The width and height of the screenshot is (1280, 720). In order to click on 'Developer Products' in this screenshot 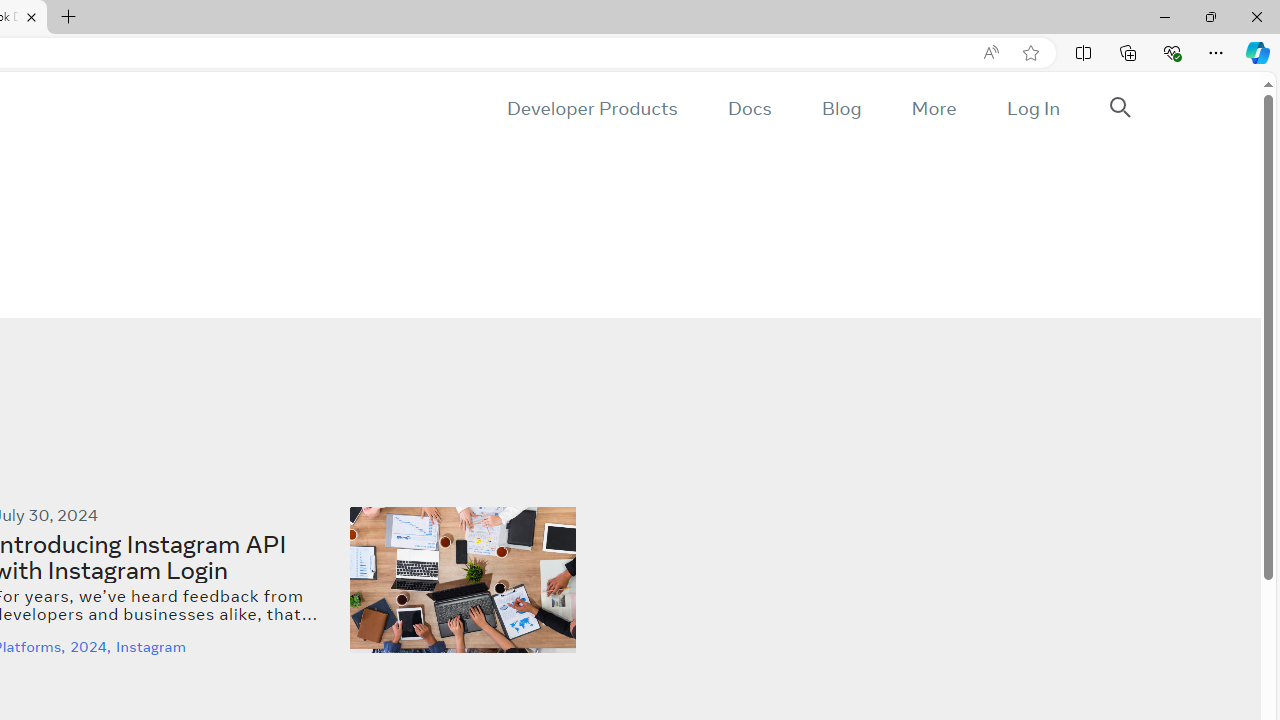, I will do `click(591, 108)`.